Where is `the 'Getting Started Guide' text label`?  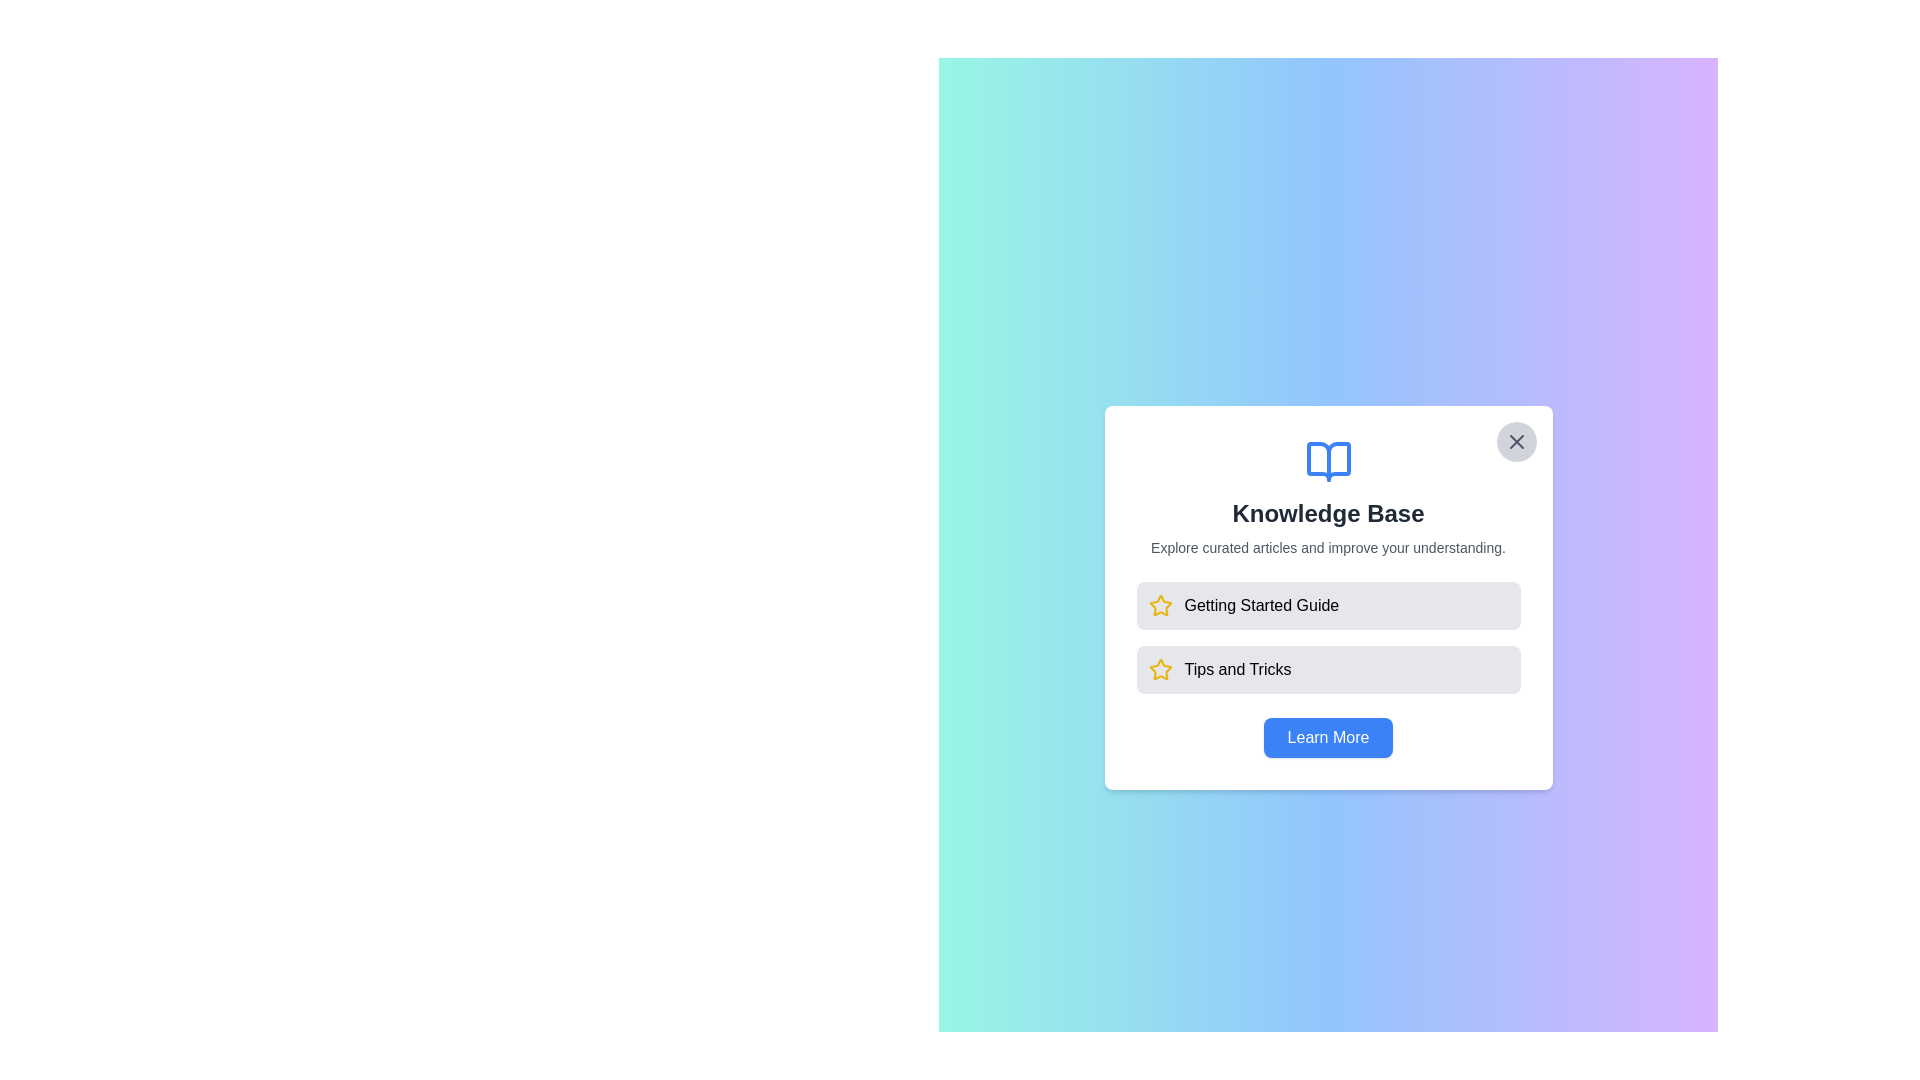 the 'Getting Started Guide' text label is located at coordinates (1260, 604).